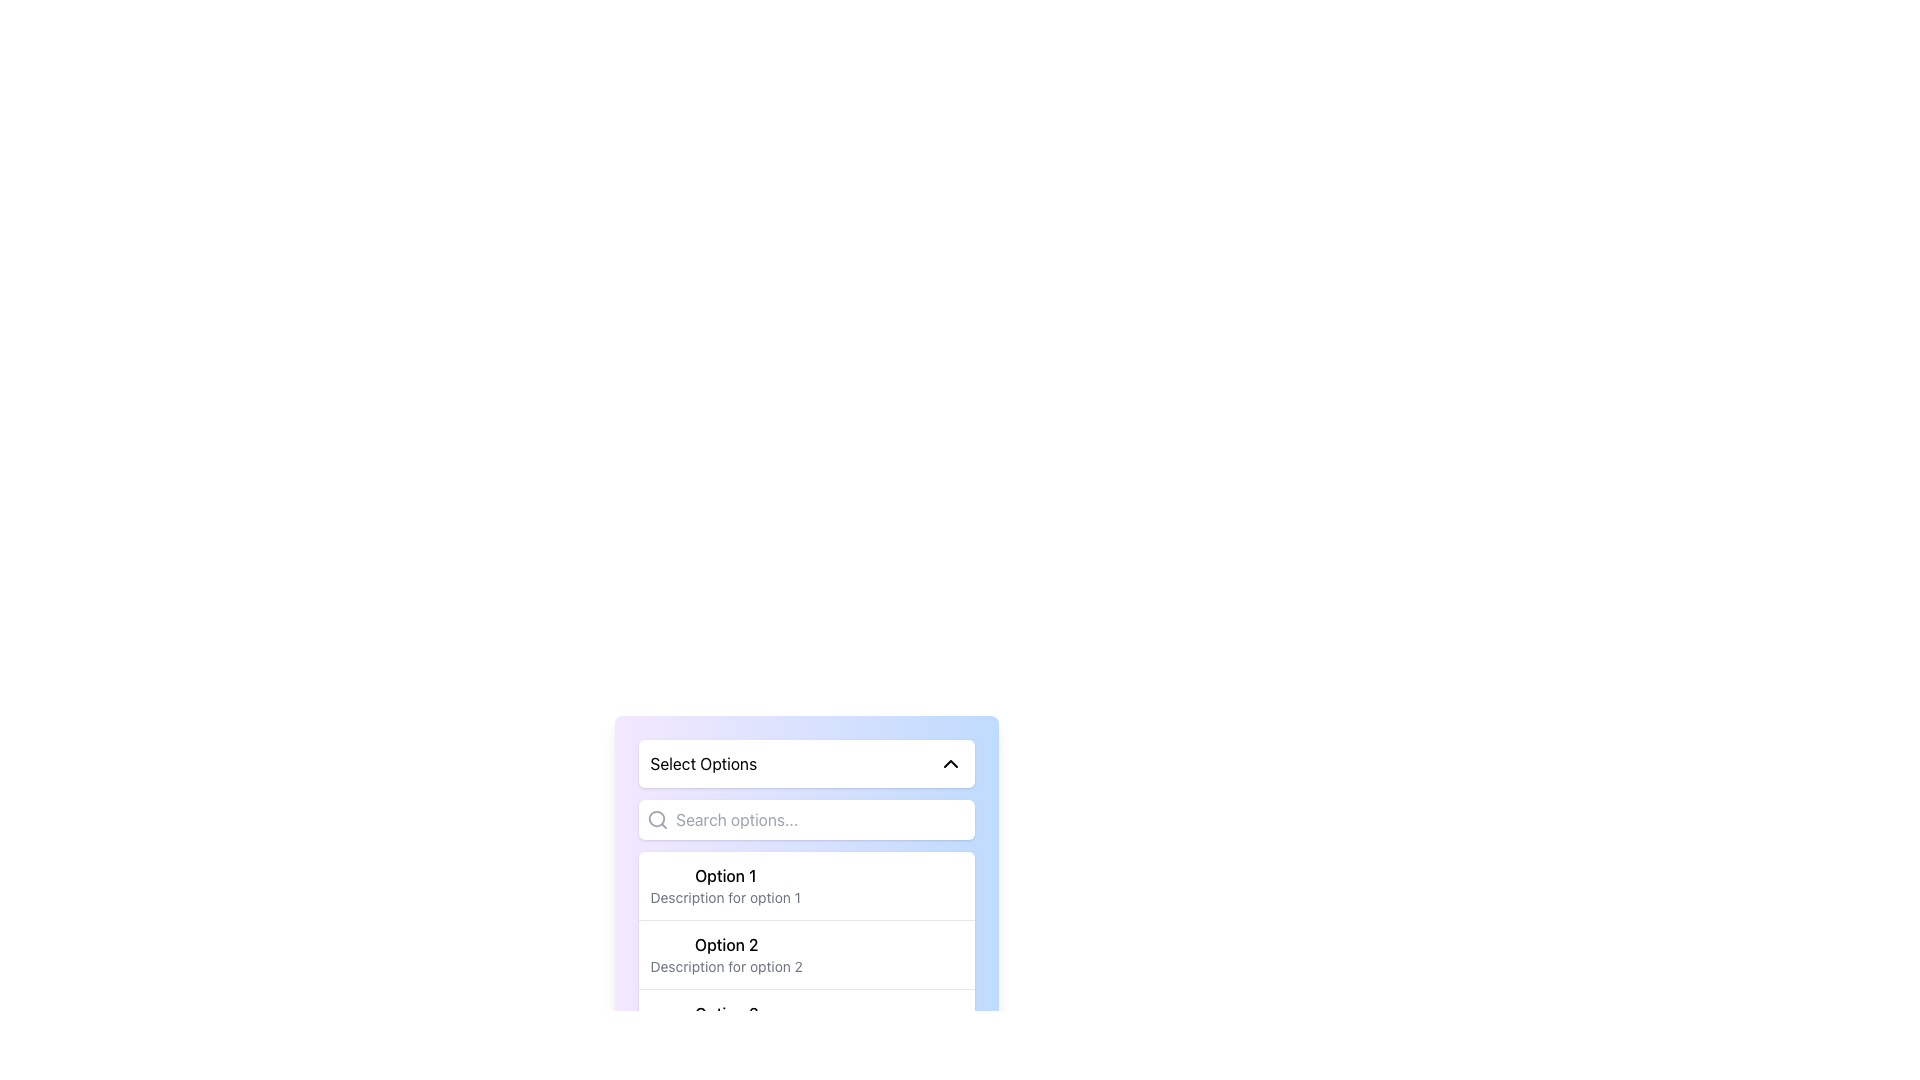 This screenshot has height=1080, width=1920. I want to click on the second item in the vertically stacked list of selectable options, so click(725, 954).